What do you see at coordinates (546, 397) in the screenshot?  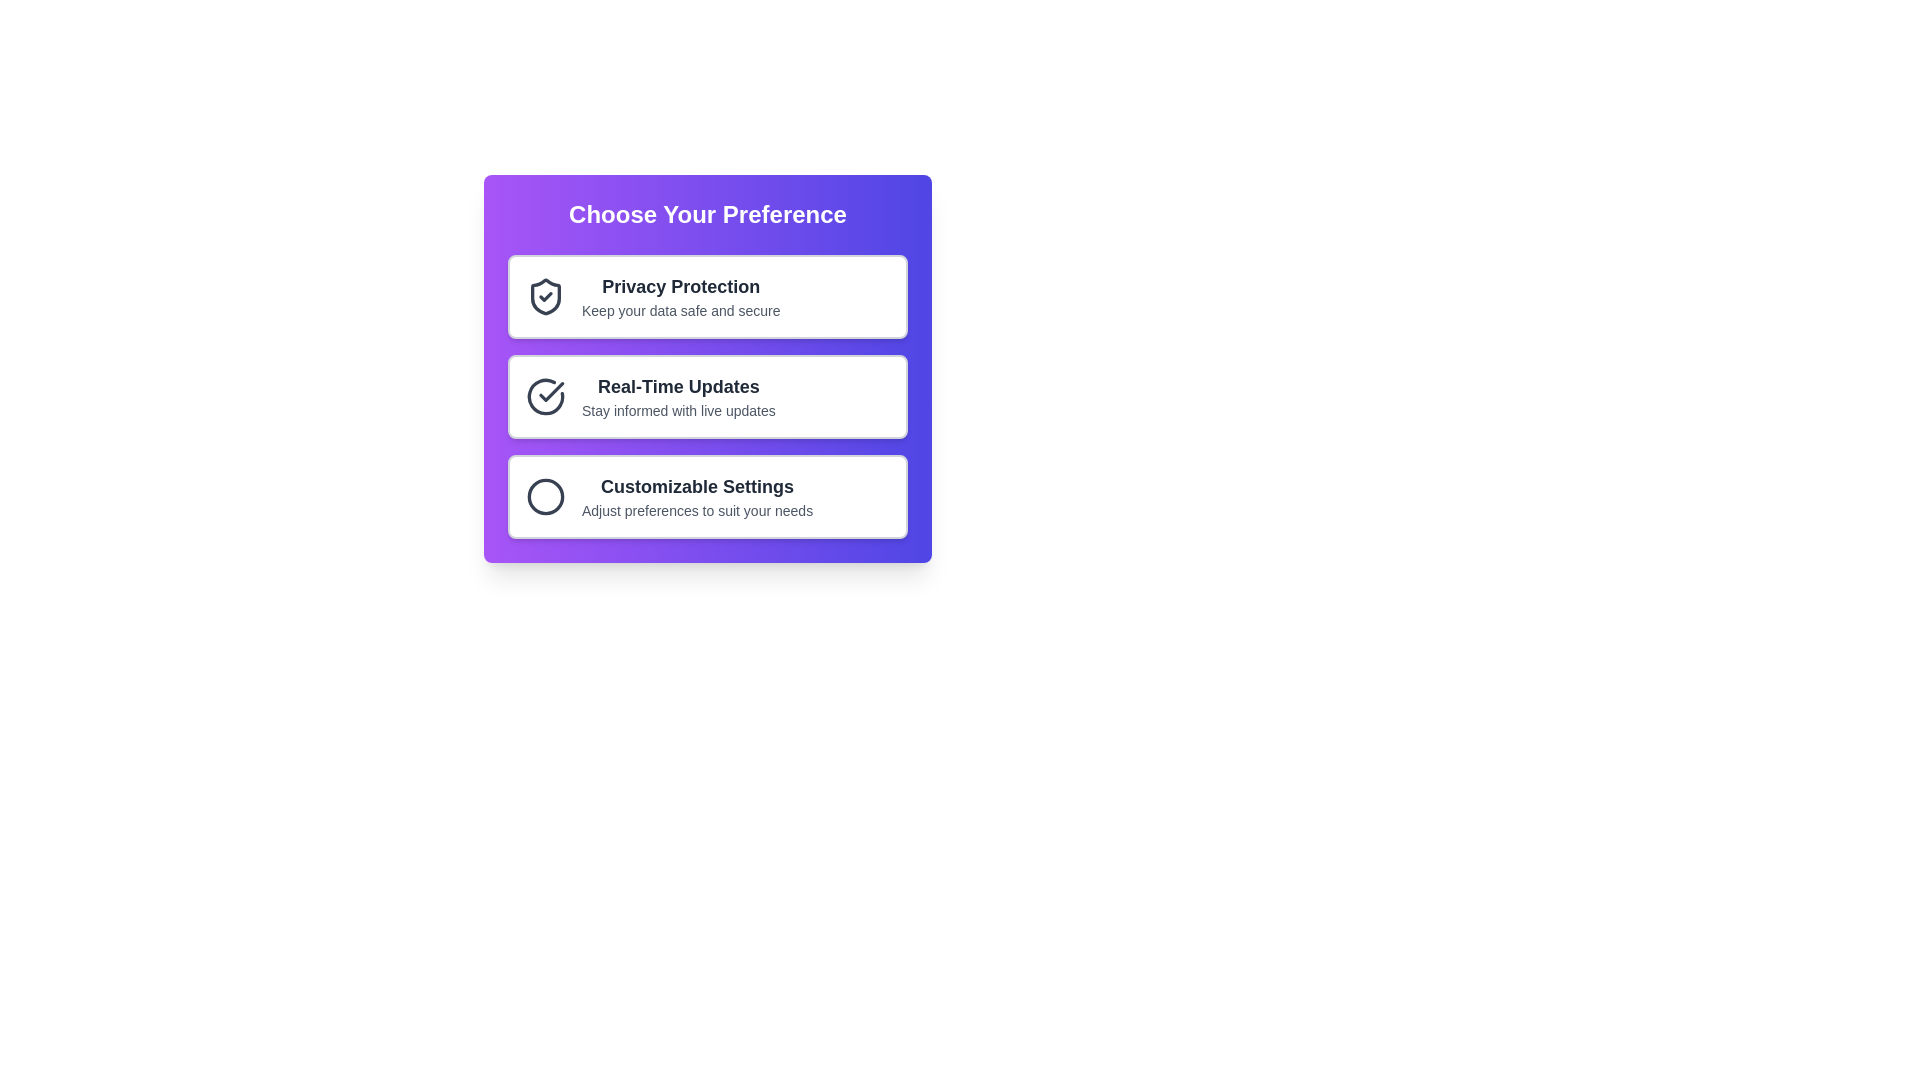 I see `the selection status icon for 'Real-Time Updates'` at bounding box center [546, 397].